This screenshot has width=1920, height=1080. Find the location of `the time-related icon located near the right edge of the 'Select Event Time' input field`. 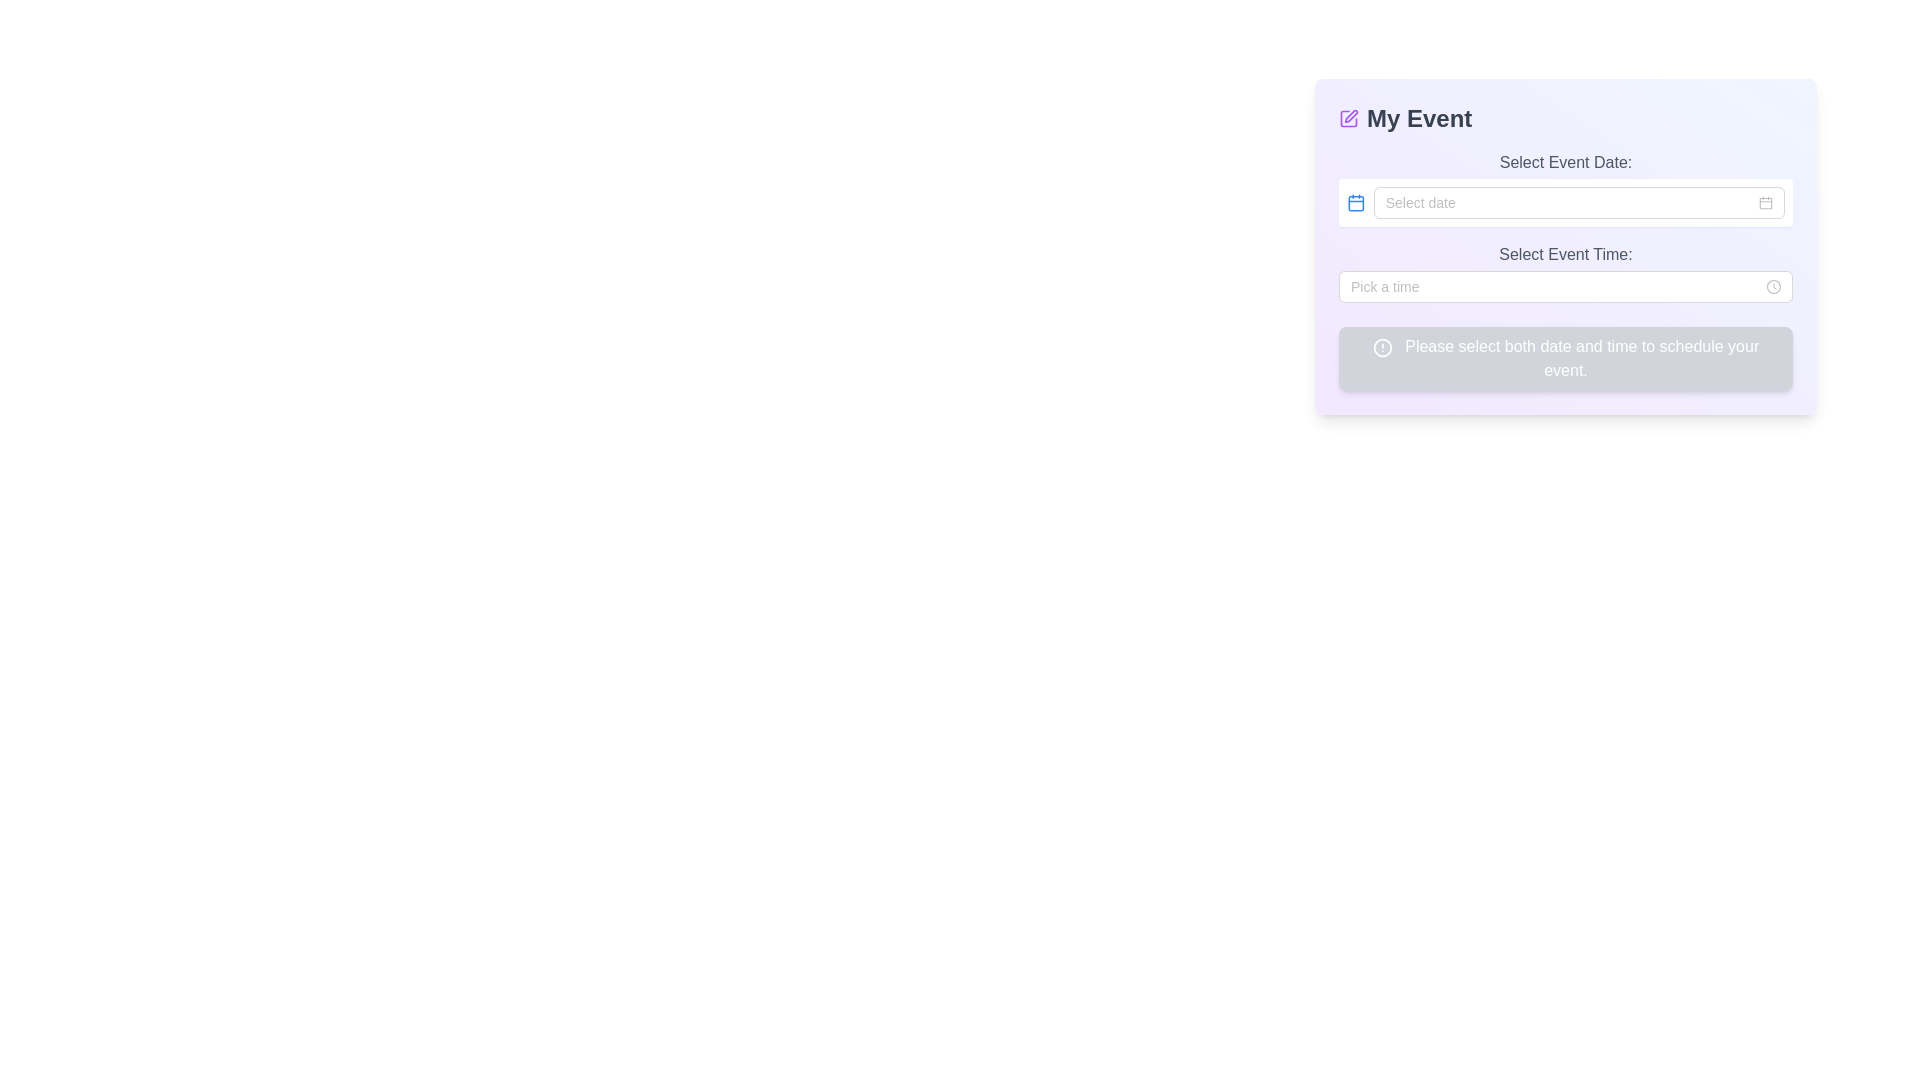

the time-related icon located near the right edge of the 'Select Event Time' input field is located at coordinates (1774, 286).